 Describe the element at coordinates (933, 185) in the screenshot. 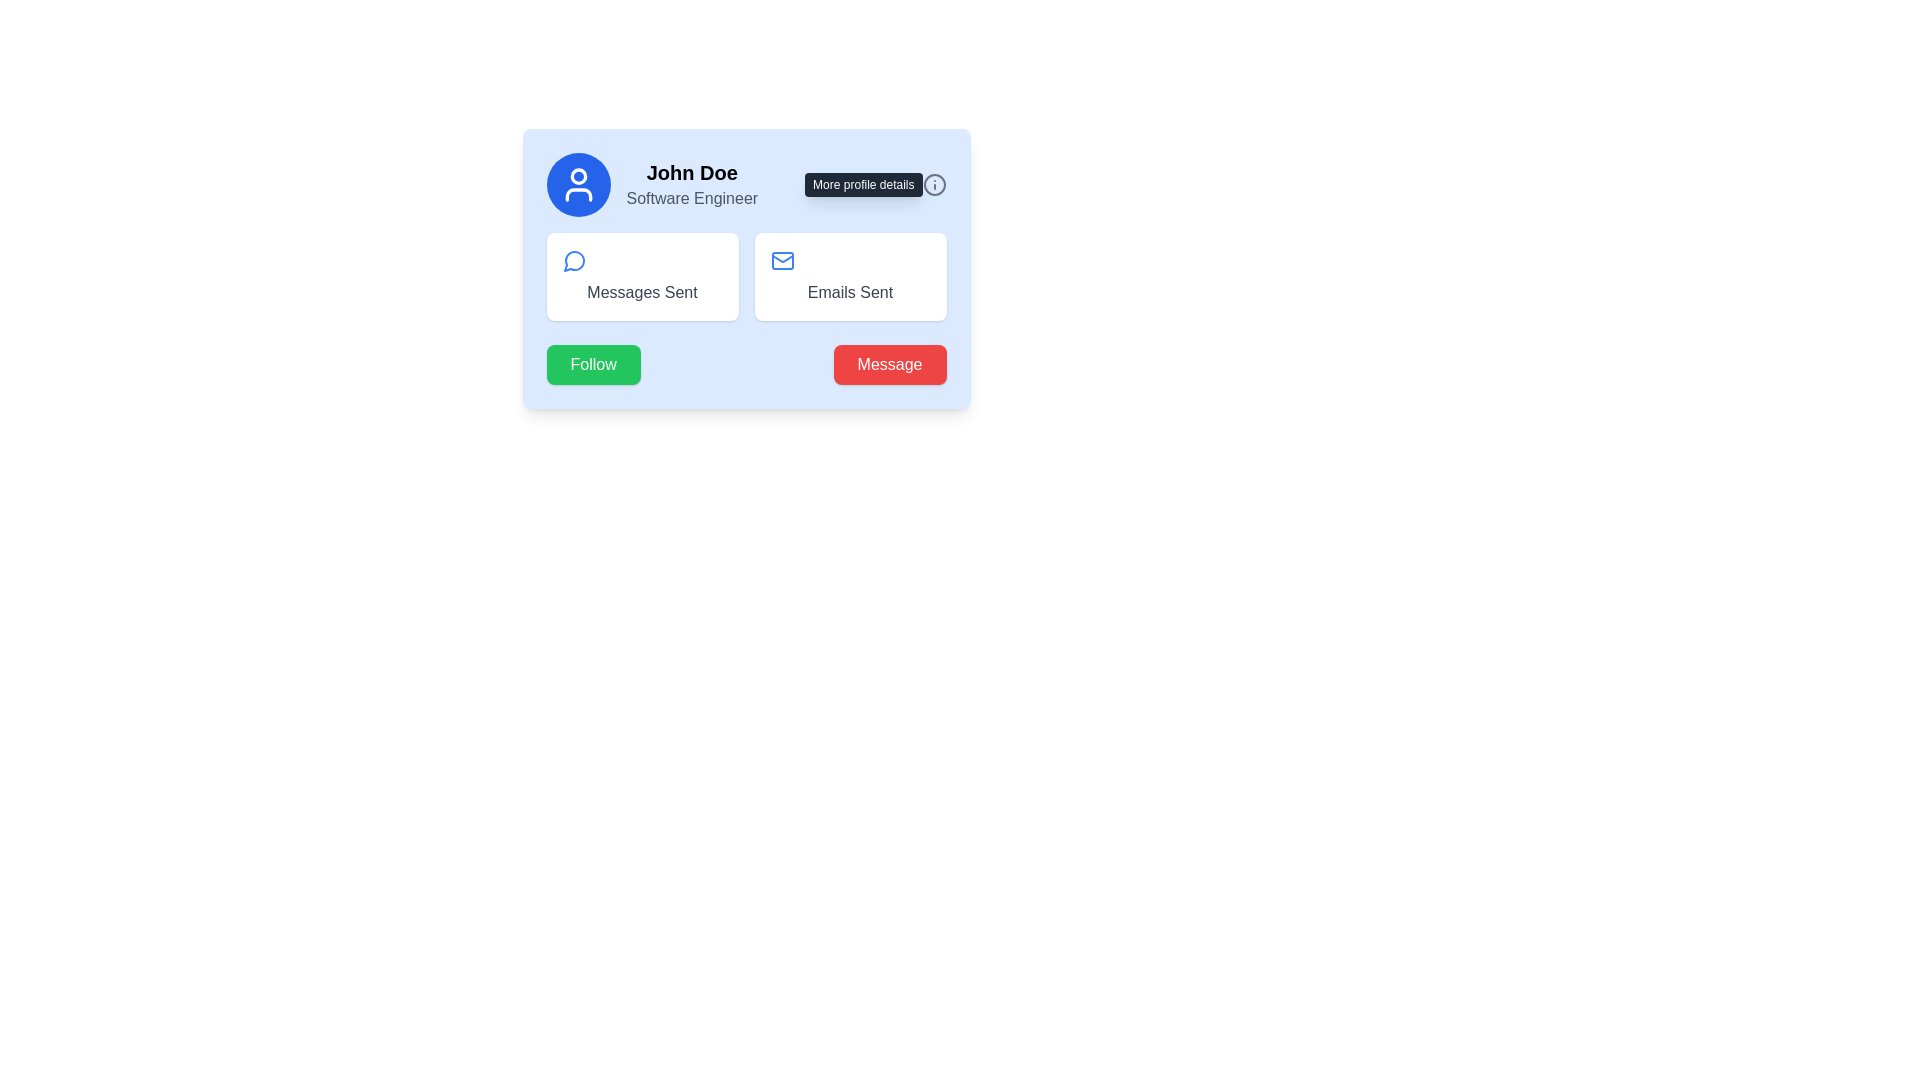

I see `the main circular part of the icon in the header section of the profile card` at that location.